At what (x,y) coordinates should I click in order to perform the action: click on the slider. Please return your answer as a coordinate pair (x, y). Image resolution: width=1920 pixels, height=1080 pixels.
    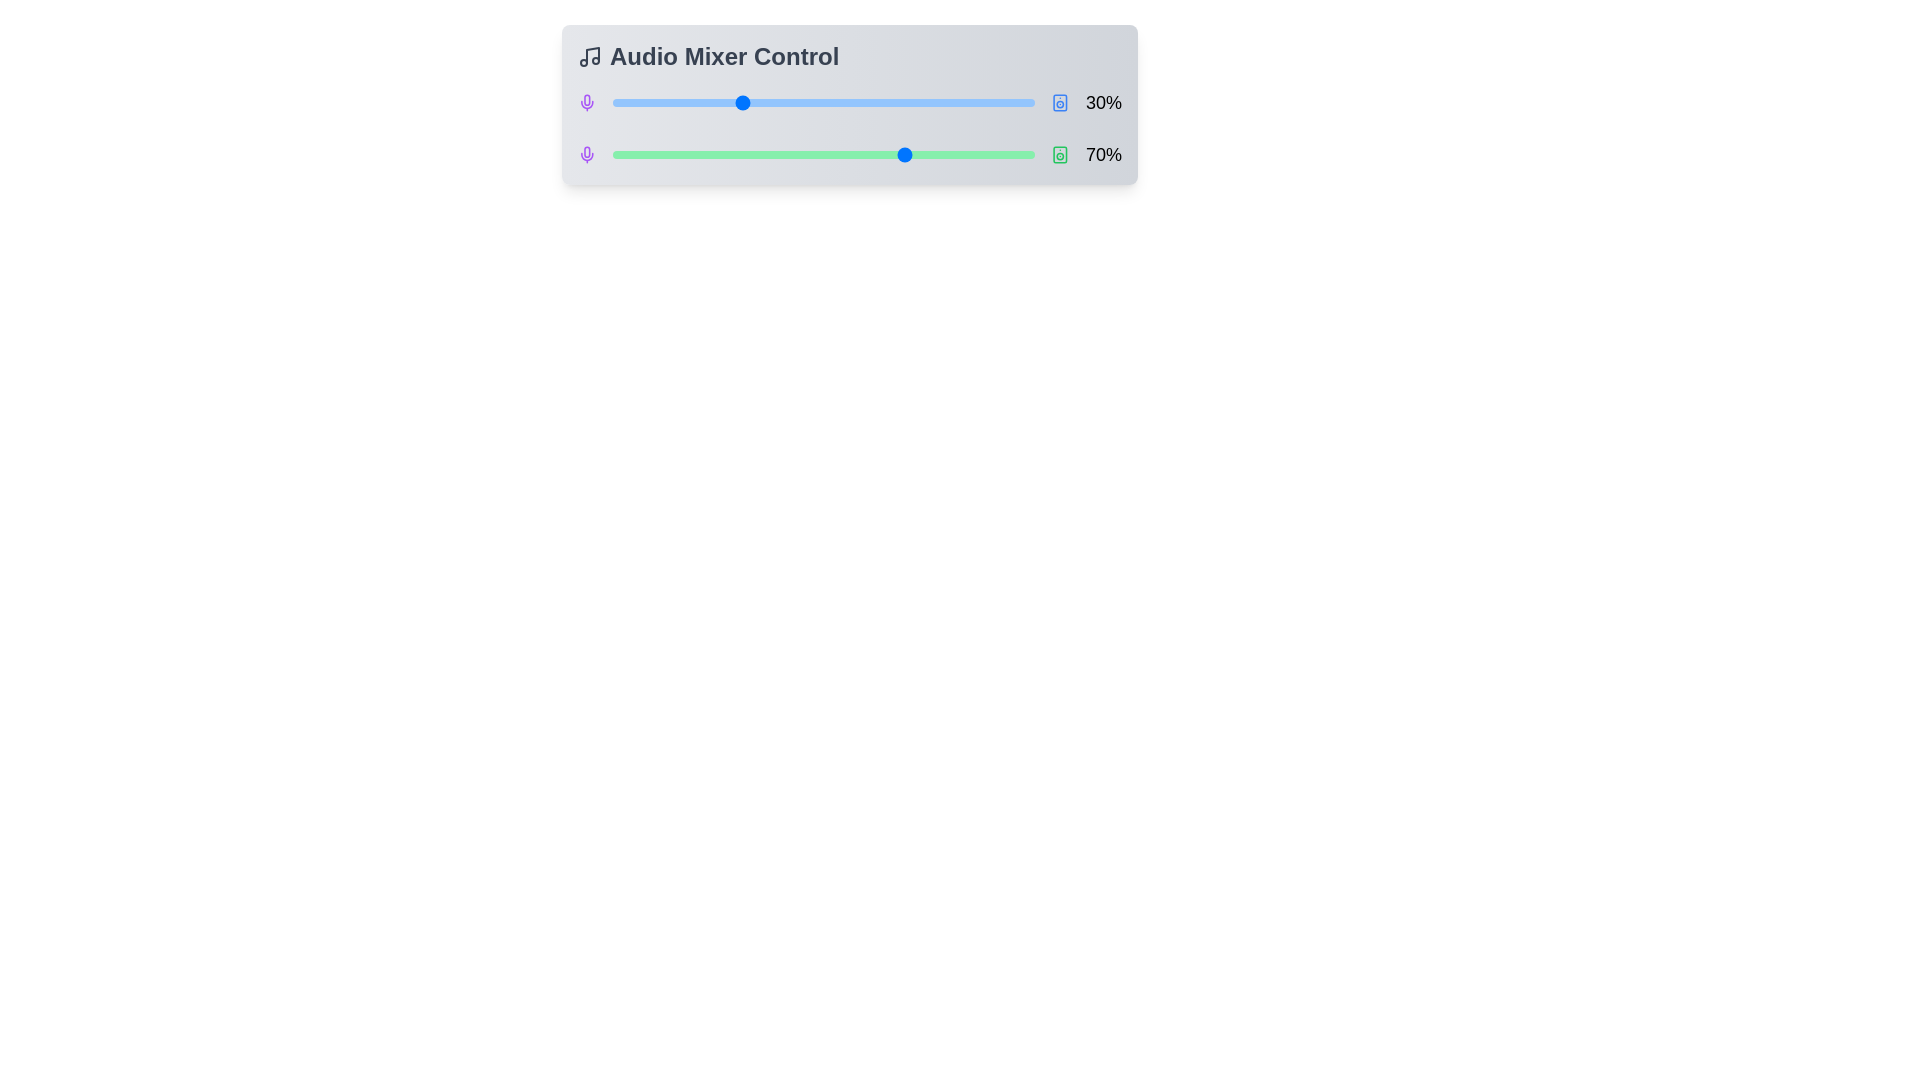
    Looking at the image, I should click on (683, 103).